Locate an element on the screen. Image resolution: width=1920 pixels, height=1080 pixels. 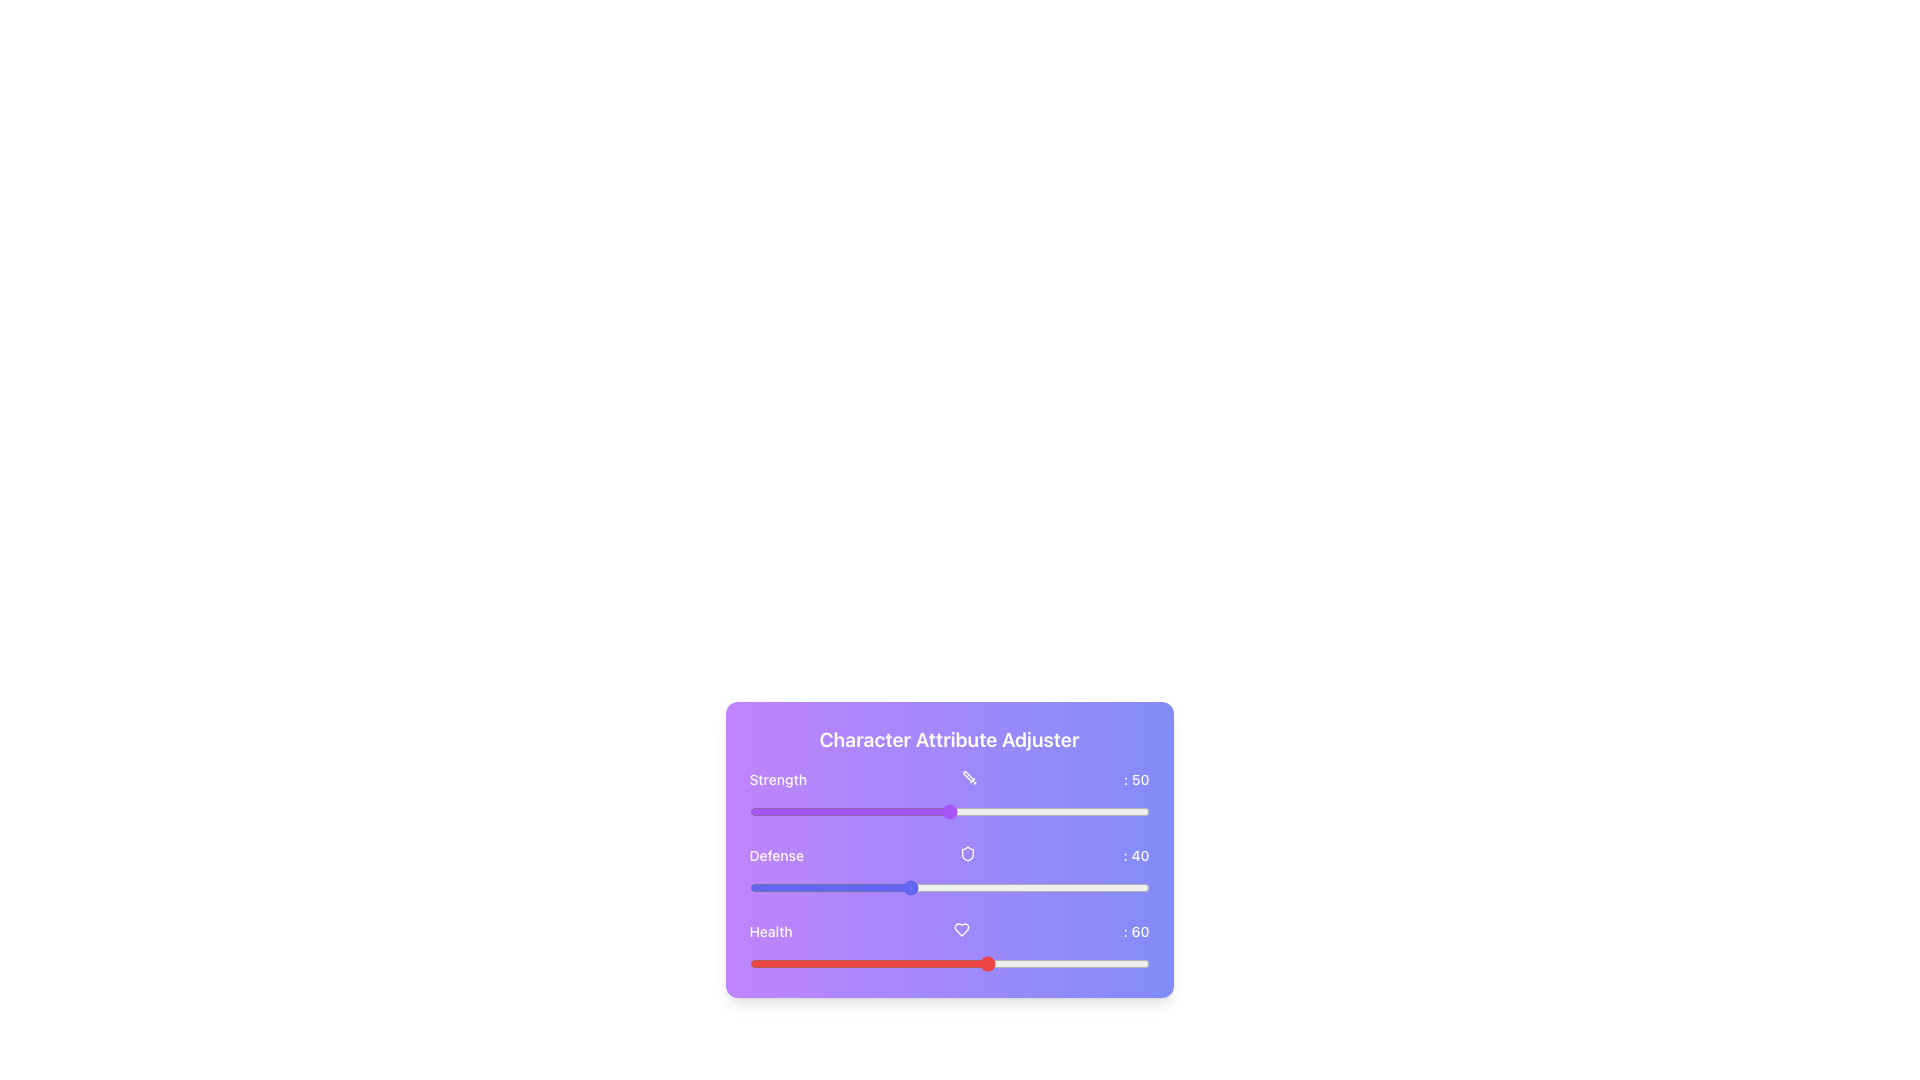
the defense level is located at coordinates (873, 886).